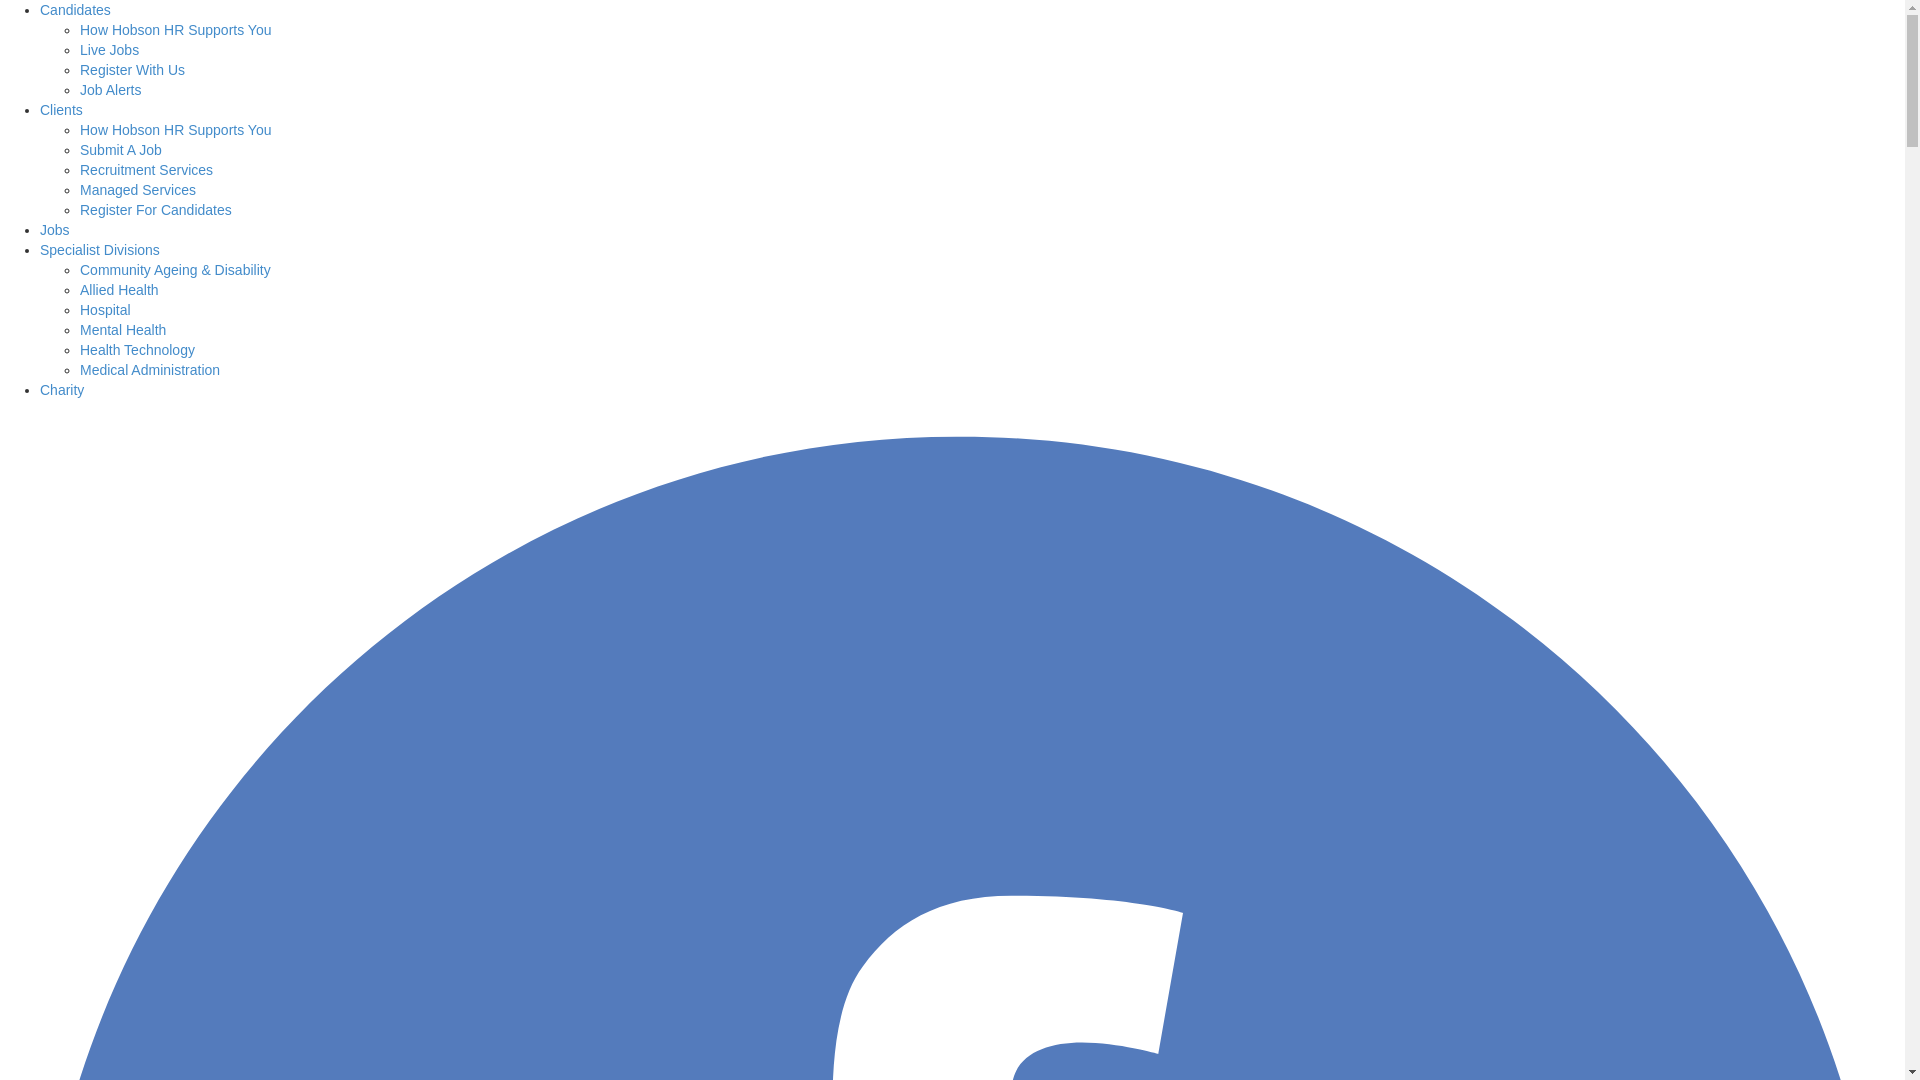 The width and height of the screenshot is (1920, 1080). What do you see at coordinates (80, 189) in the screenshot?
I see `'Managed Services'` at bounding box center [80, 189].